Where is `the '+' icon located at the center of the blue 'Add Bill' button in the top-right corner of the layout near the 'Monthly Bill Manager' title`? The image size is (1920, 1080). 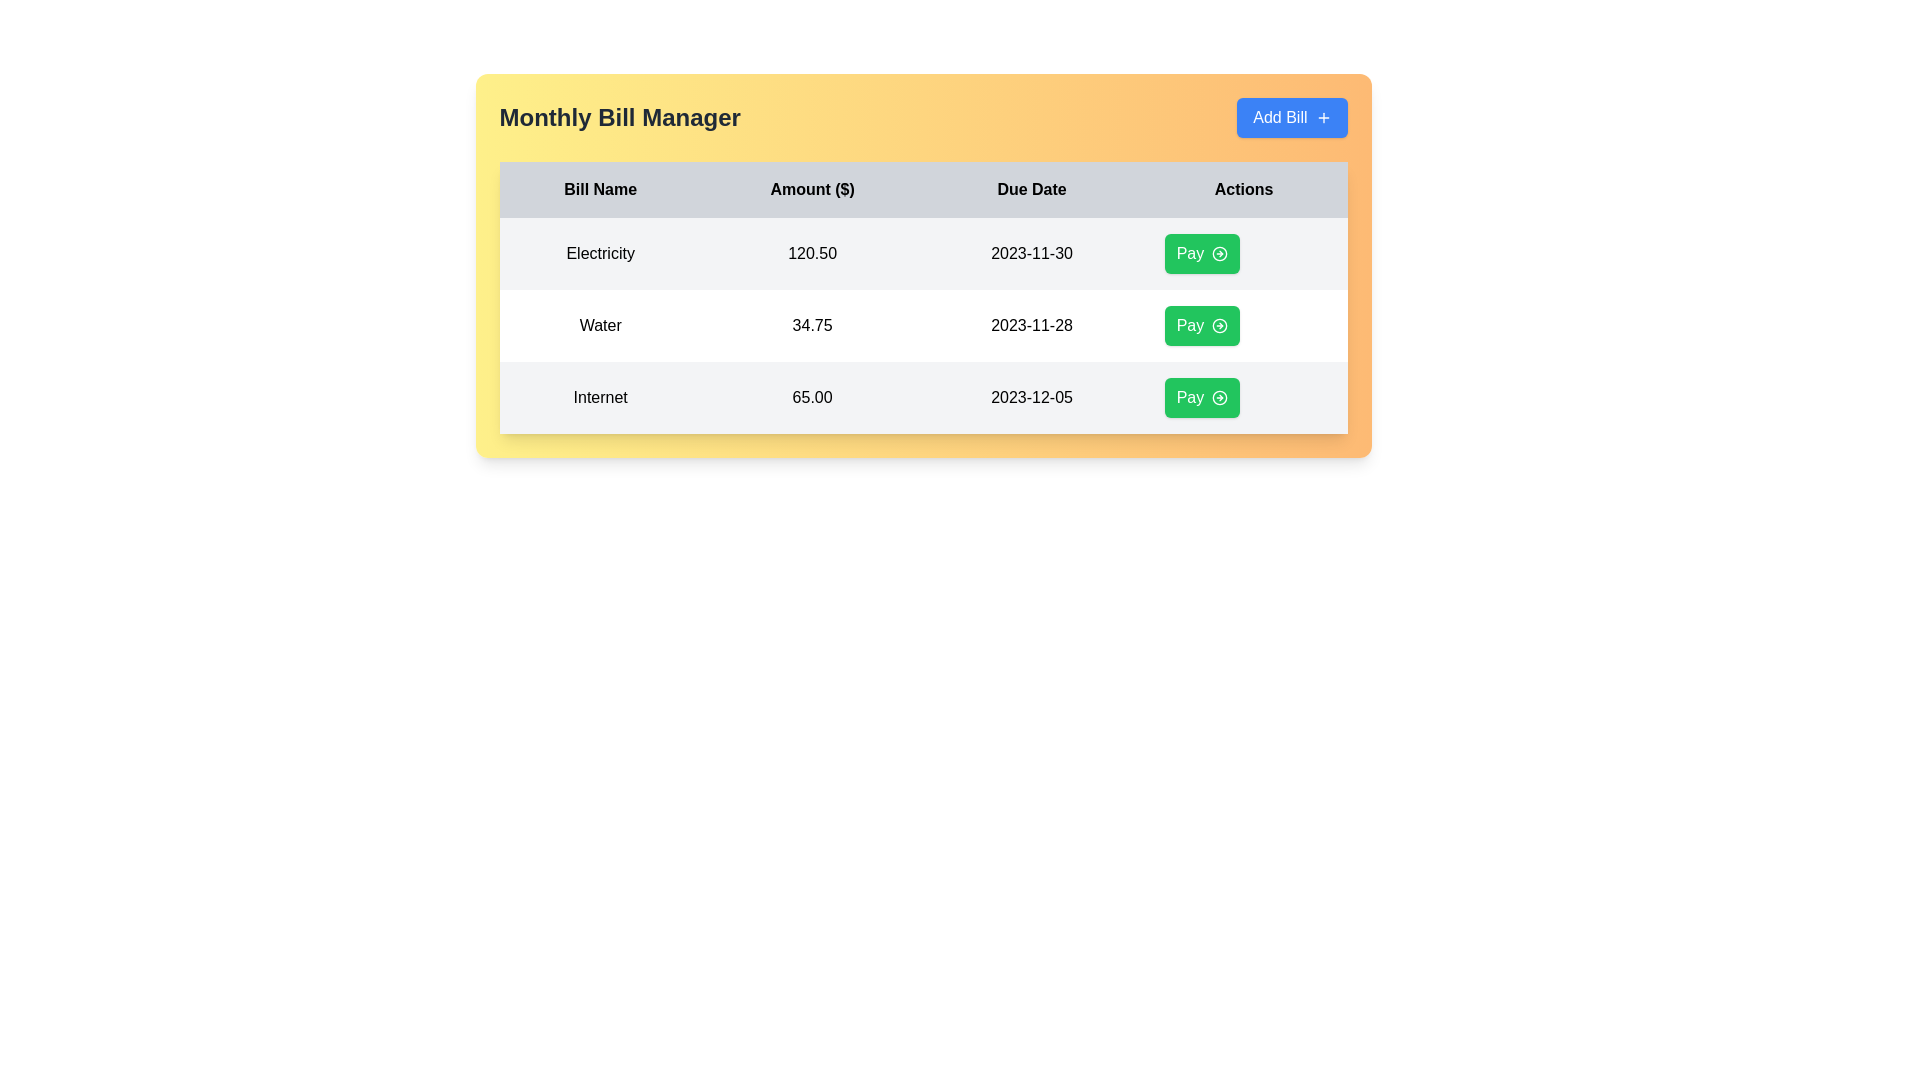
the '+' icon located at the center of the blue 'Add Bill' button in the top-right corner of the layout near the 'Monthly Bill Manager' title is located at coordinates (1323, 118).